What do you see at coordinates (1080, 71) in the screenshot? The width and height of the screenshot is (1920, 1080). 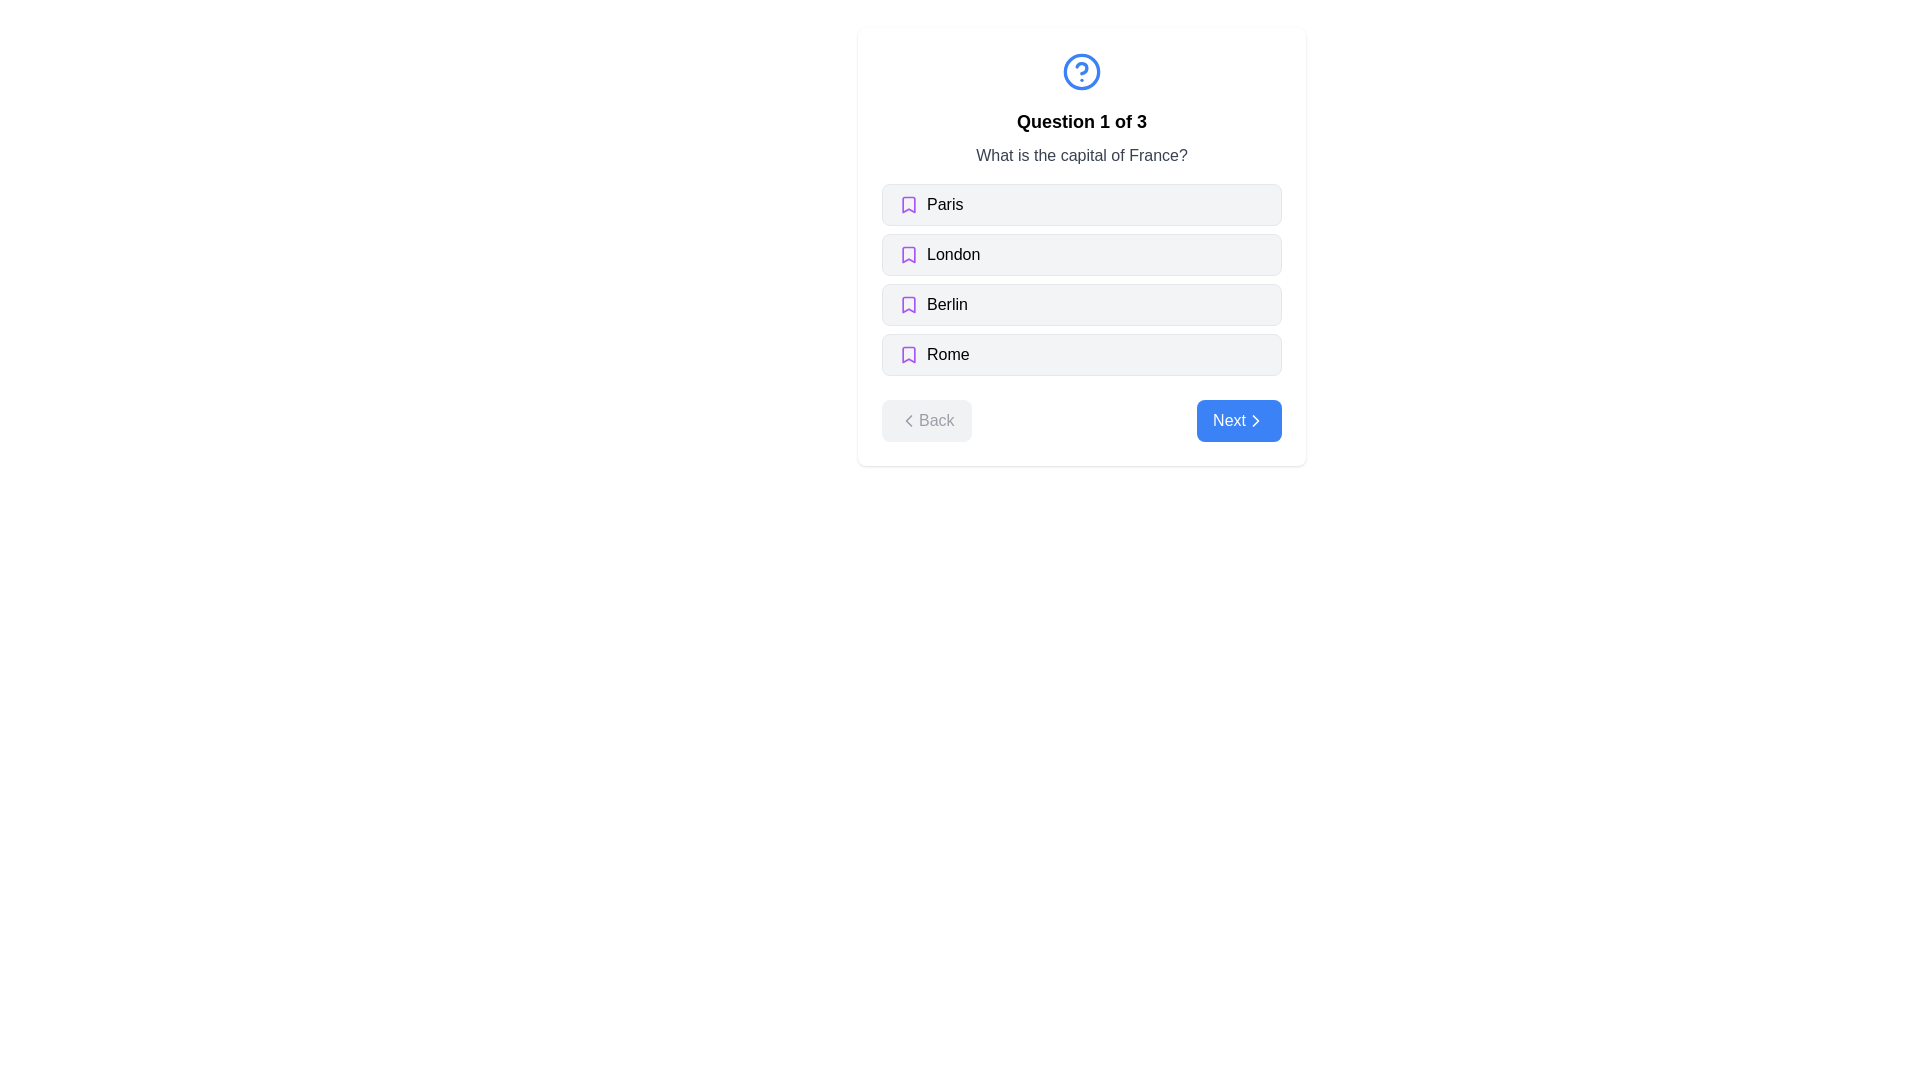 I see `the blue circular help icon located at the top center of the interface, which features a smaller concentric circle inside` at bounding box center [1080, 71].